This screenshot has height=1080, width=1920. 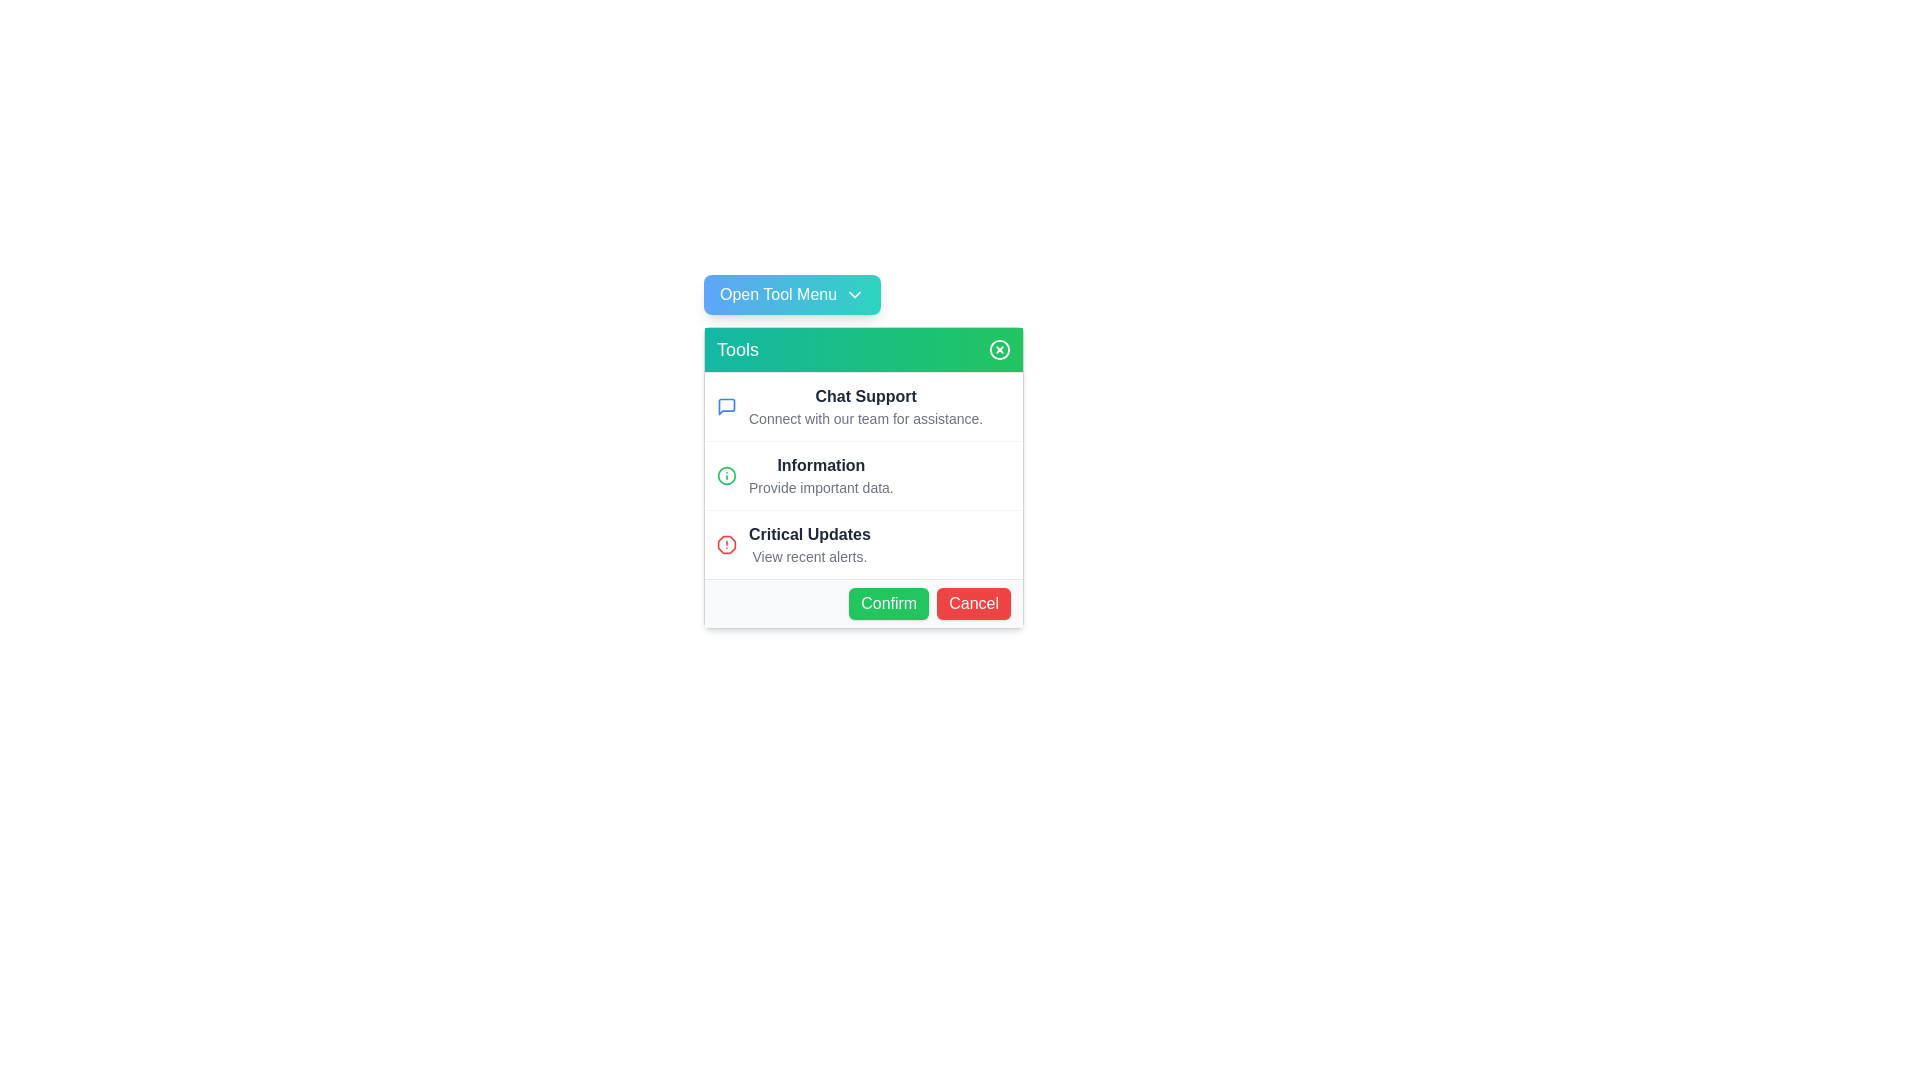 I want to click on the 'Cancel' button located at the bottom-right corner of the pop-up dialog labeled 'Tools' to change its appearance, so click(x=974, y=603).